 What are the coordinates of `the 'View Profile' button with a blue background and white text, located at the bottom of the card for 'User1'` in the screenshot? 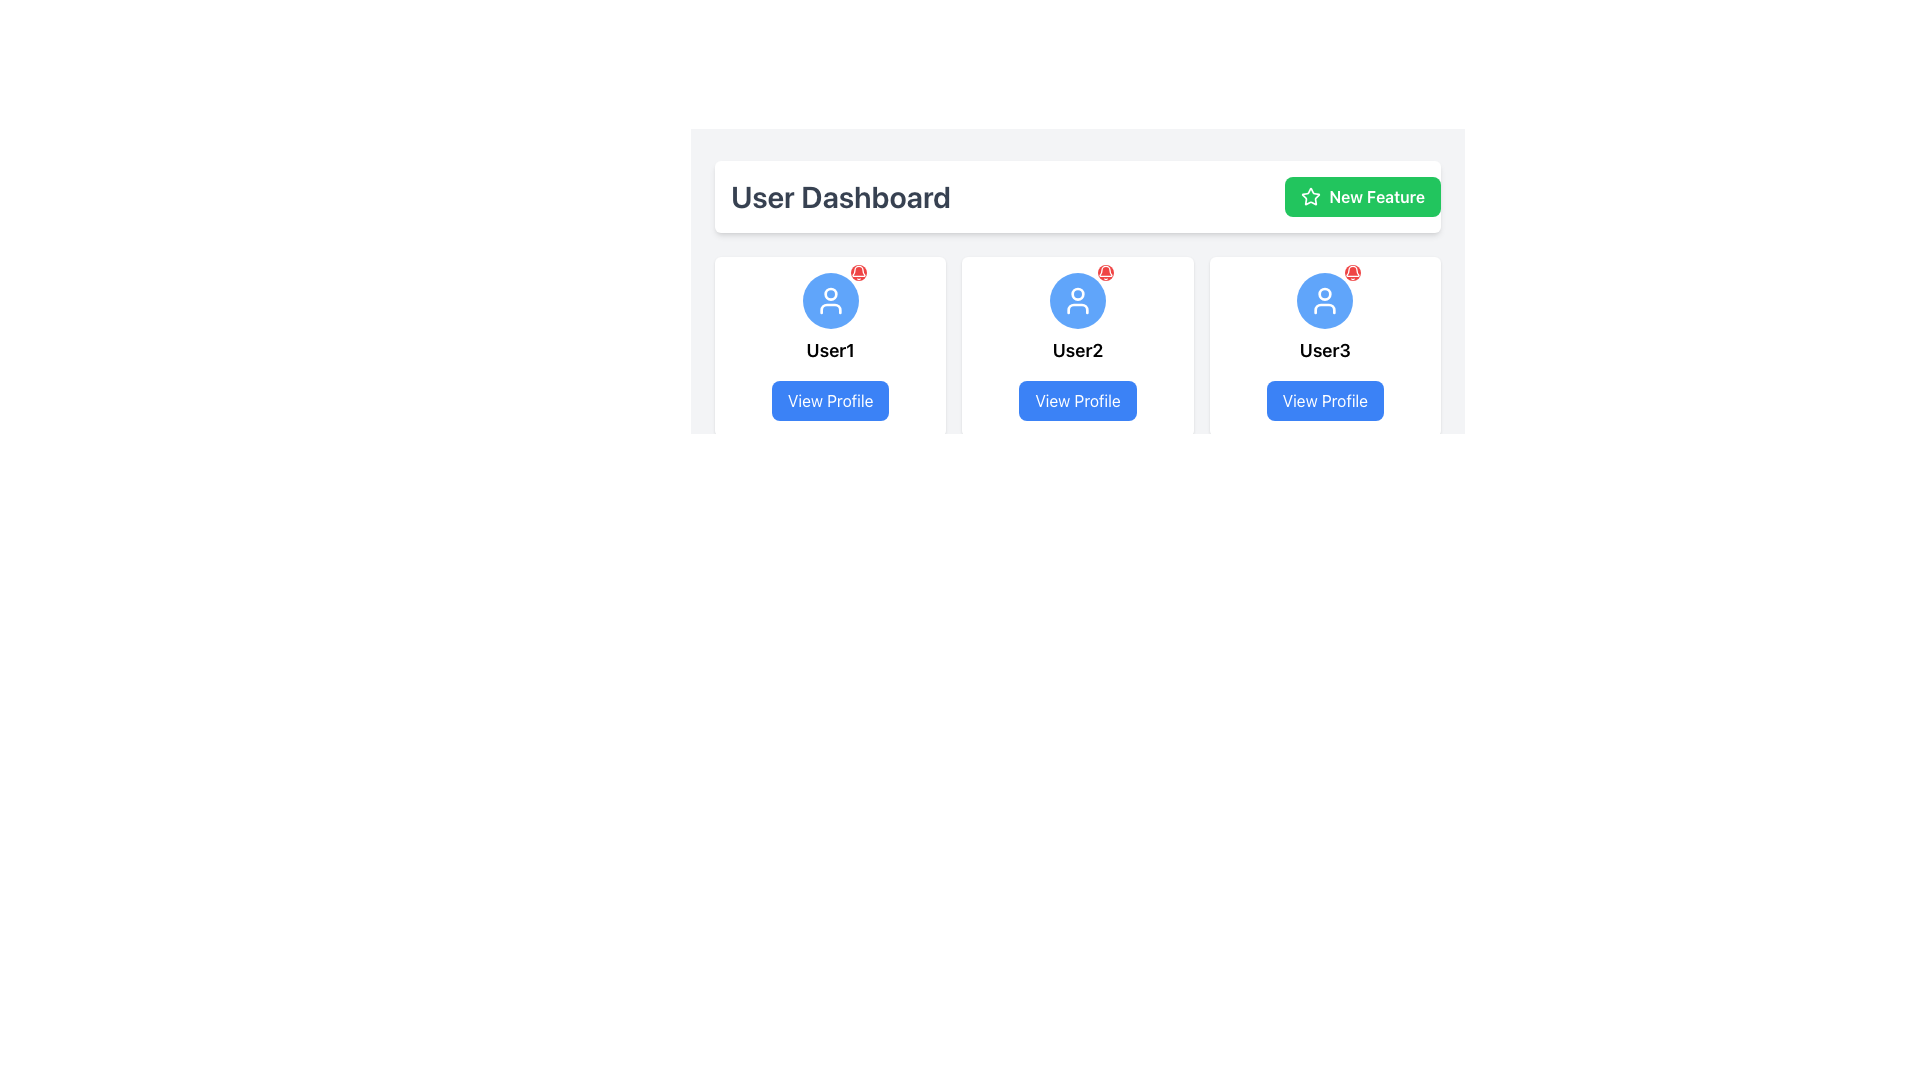 It's located at (830, 401).